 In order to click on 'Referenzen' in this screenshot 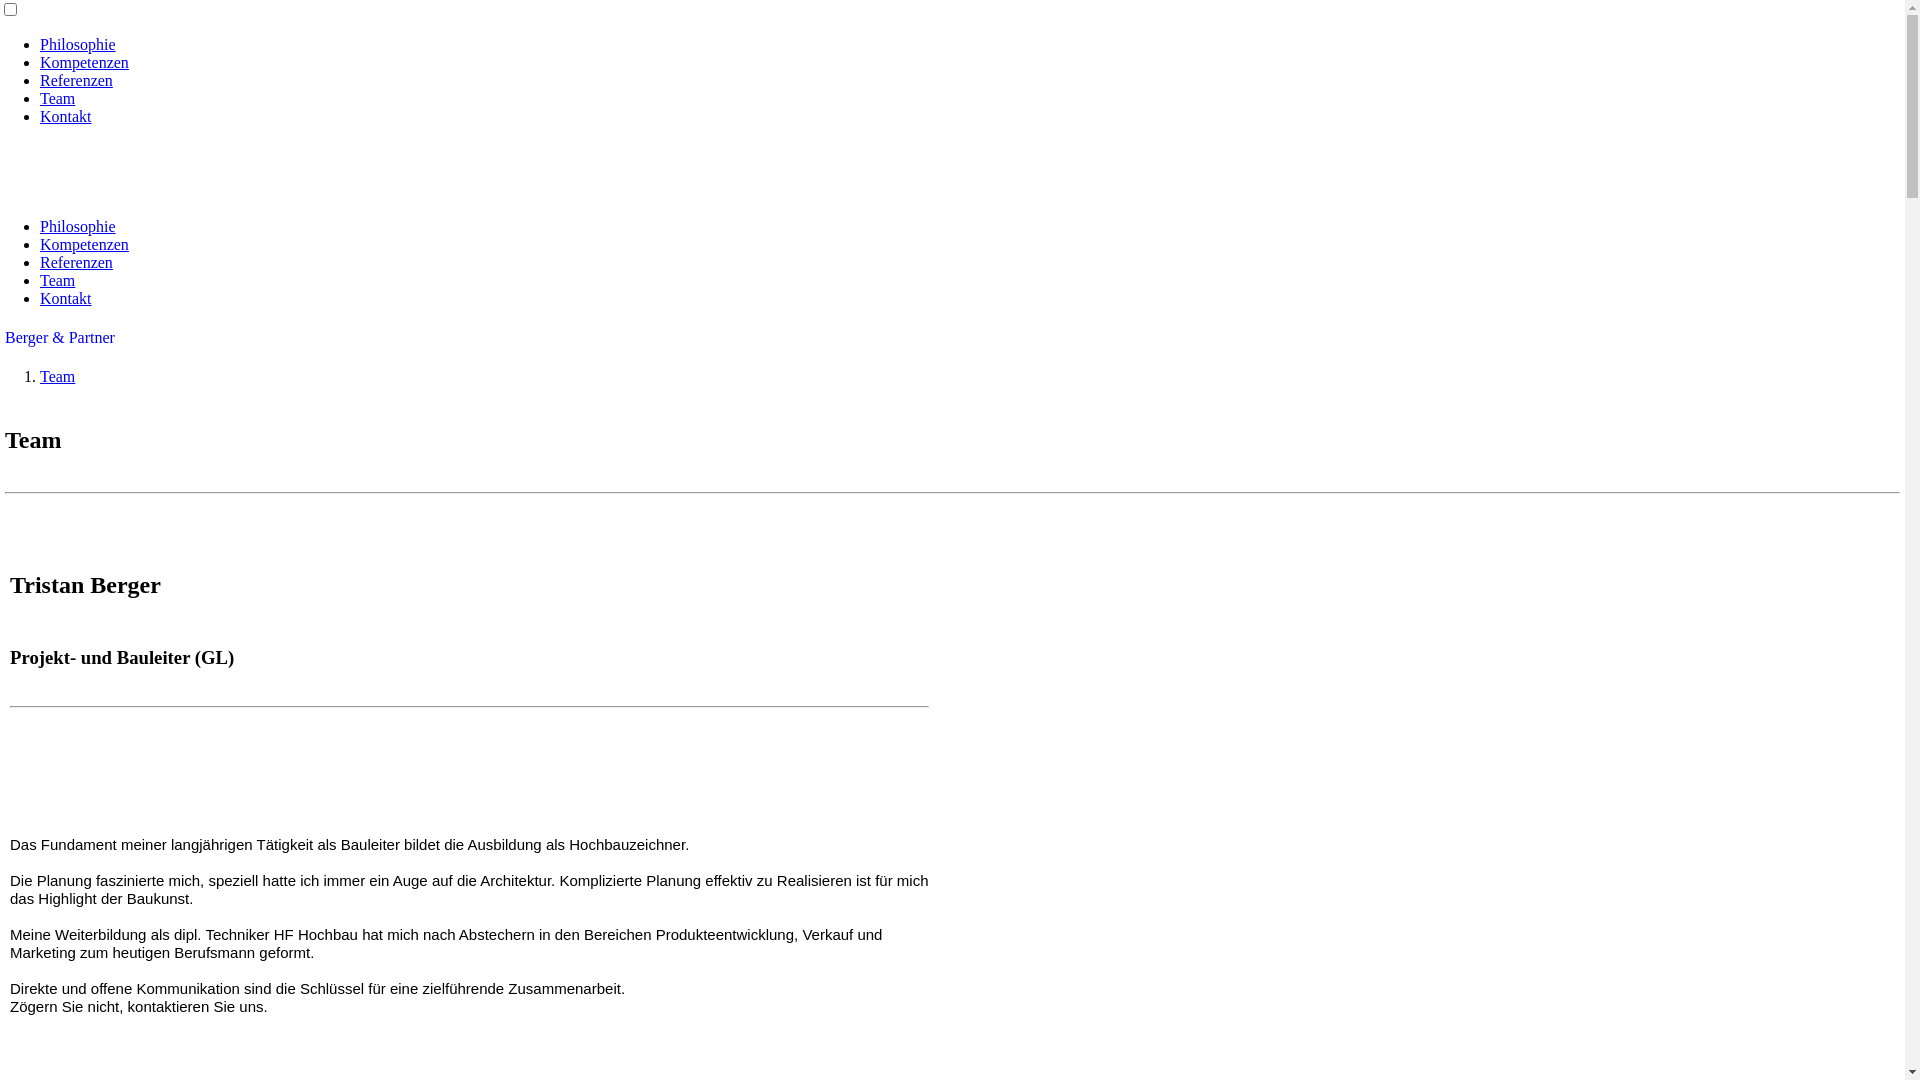, I will do `click(76, 79)`.